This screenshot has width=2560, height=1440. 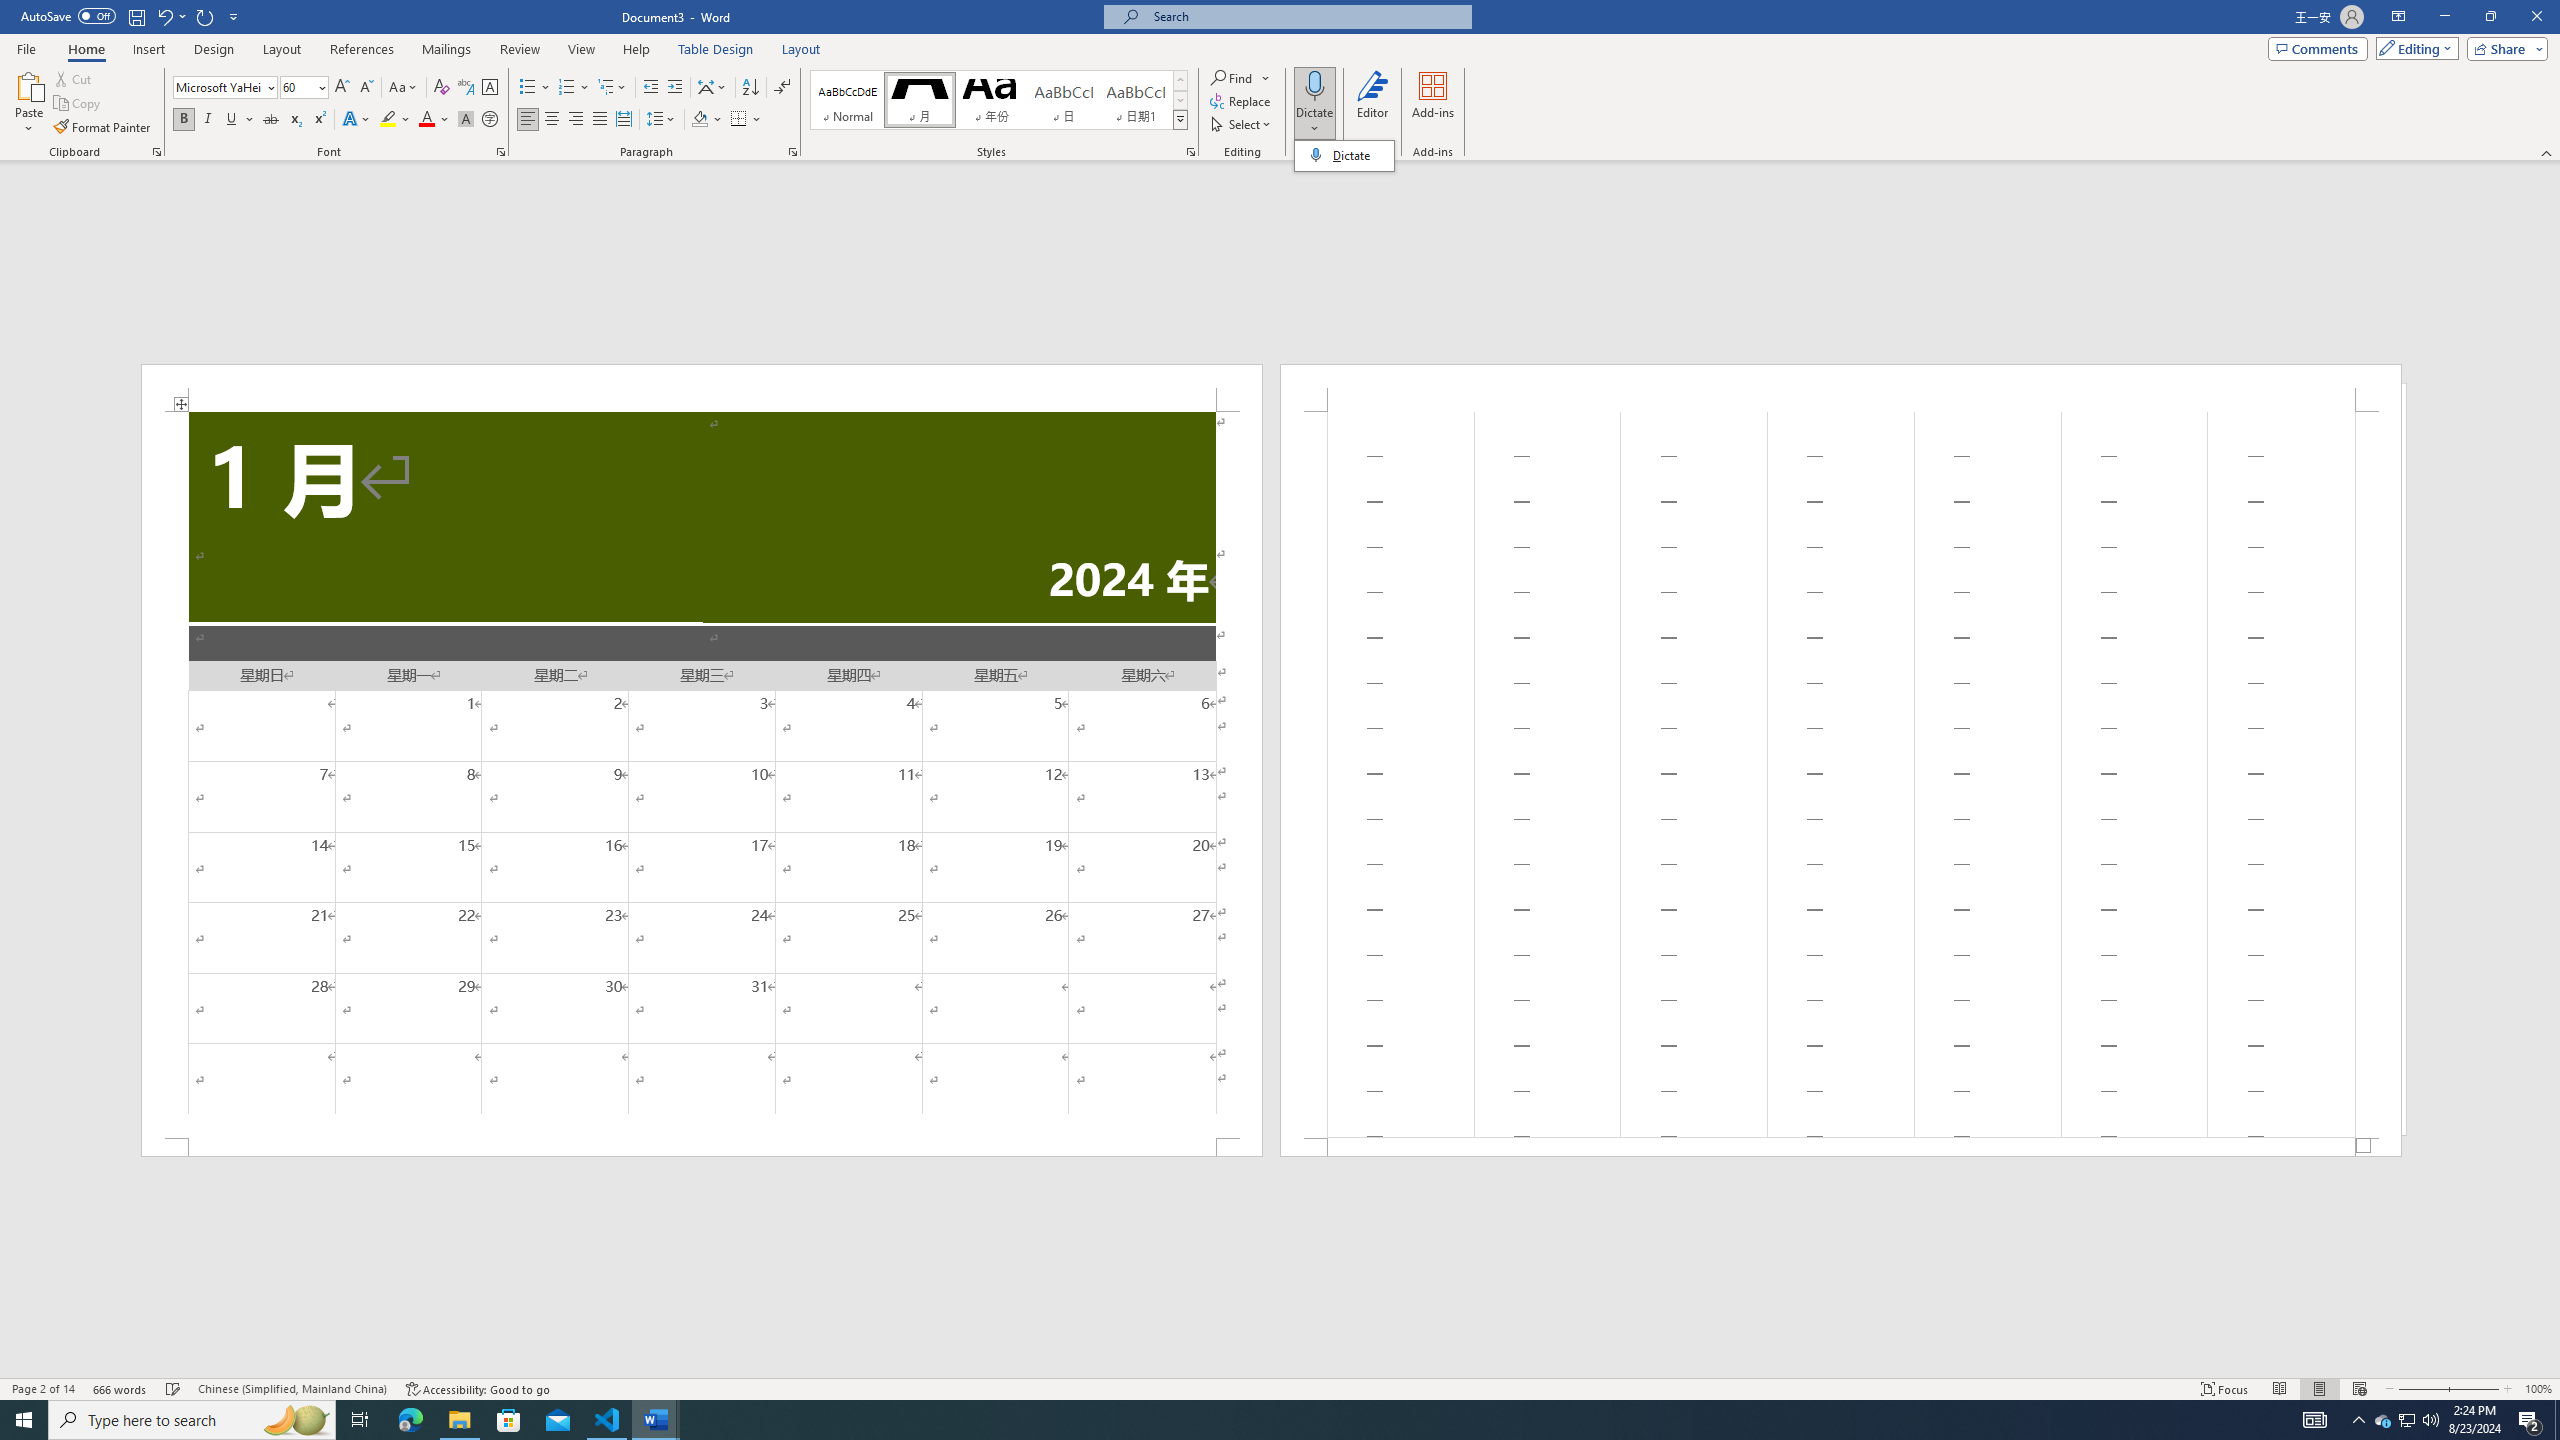 I want to click on 'Close', so click(x=2535, y=16).